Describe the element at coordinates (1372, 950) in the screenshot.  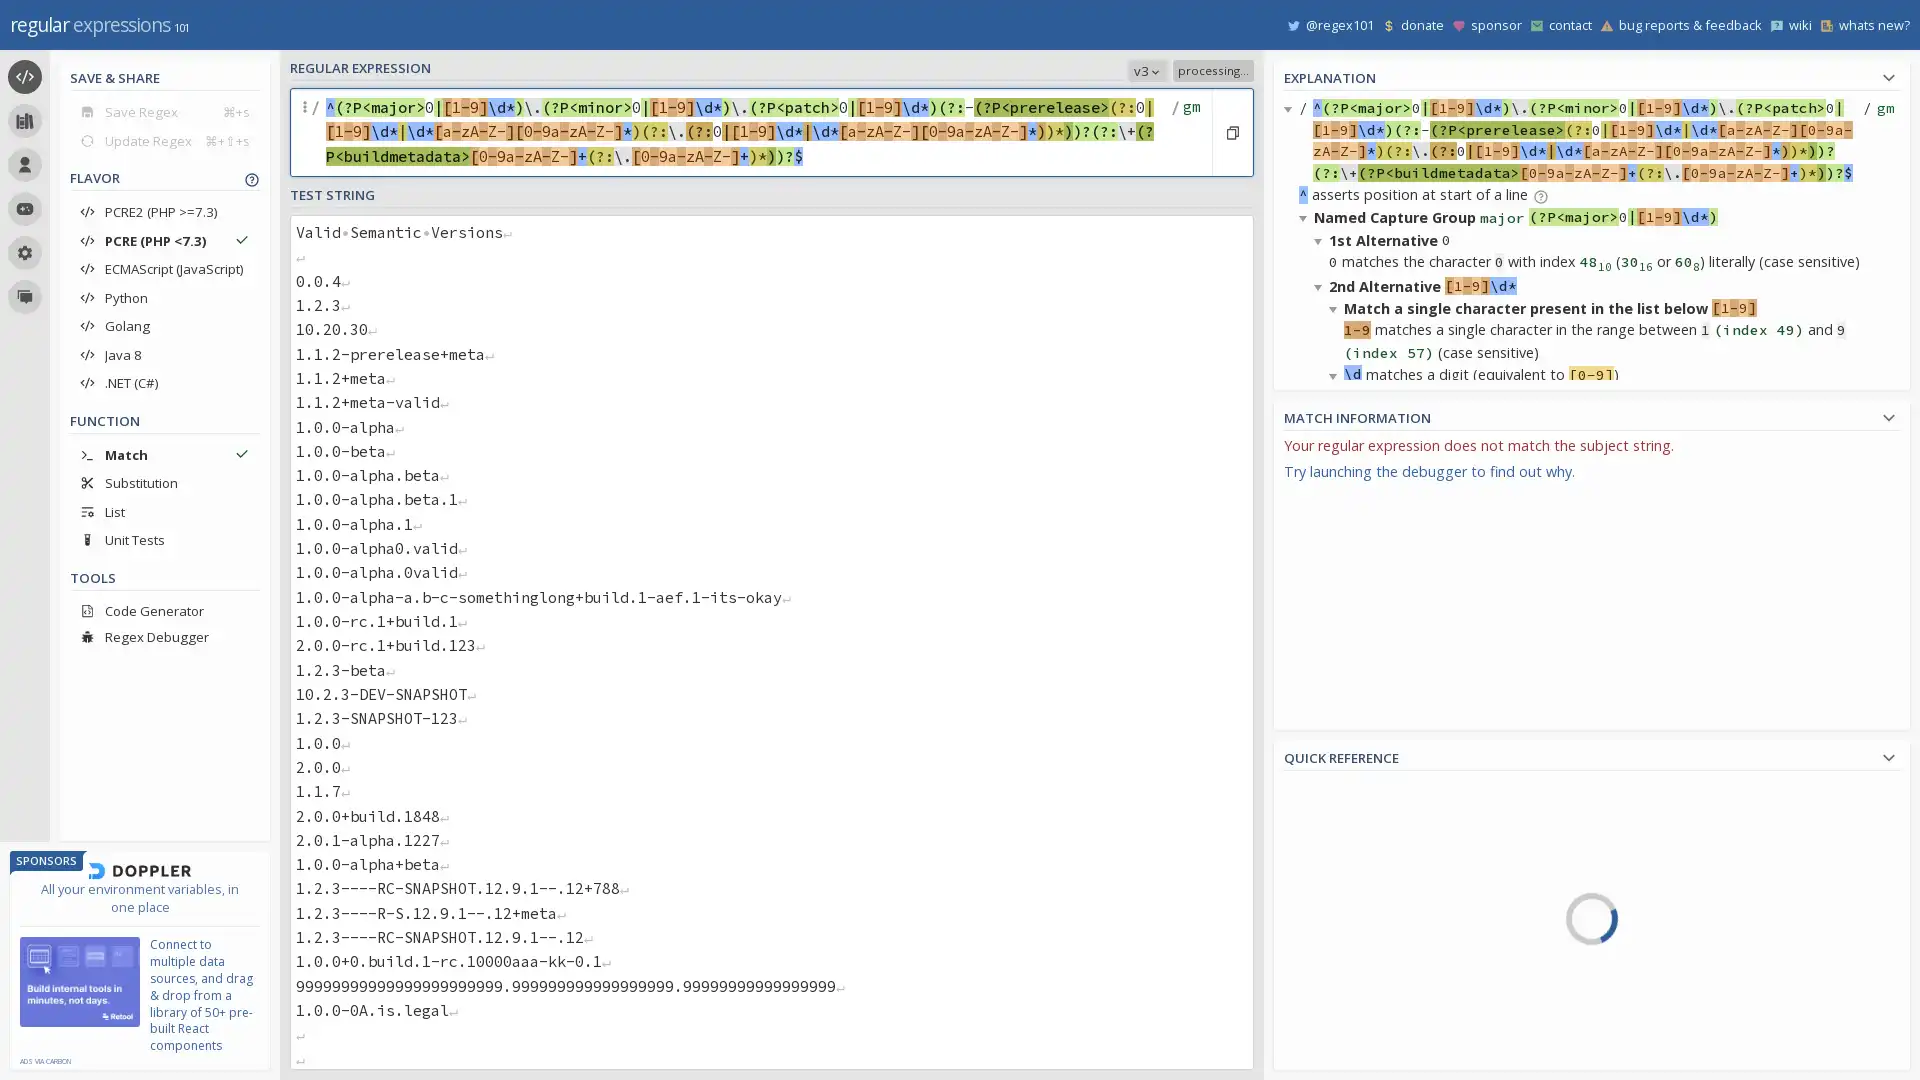
I see `Match 4` at that location.